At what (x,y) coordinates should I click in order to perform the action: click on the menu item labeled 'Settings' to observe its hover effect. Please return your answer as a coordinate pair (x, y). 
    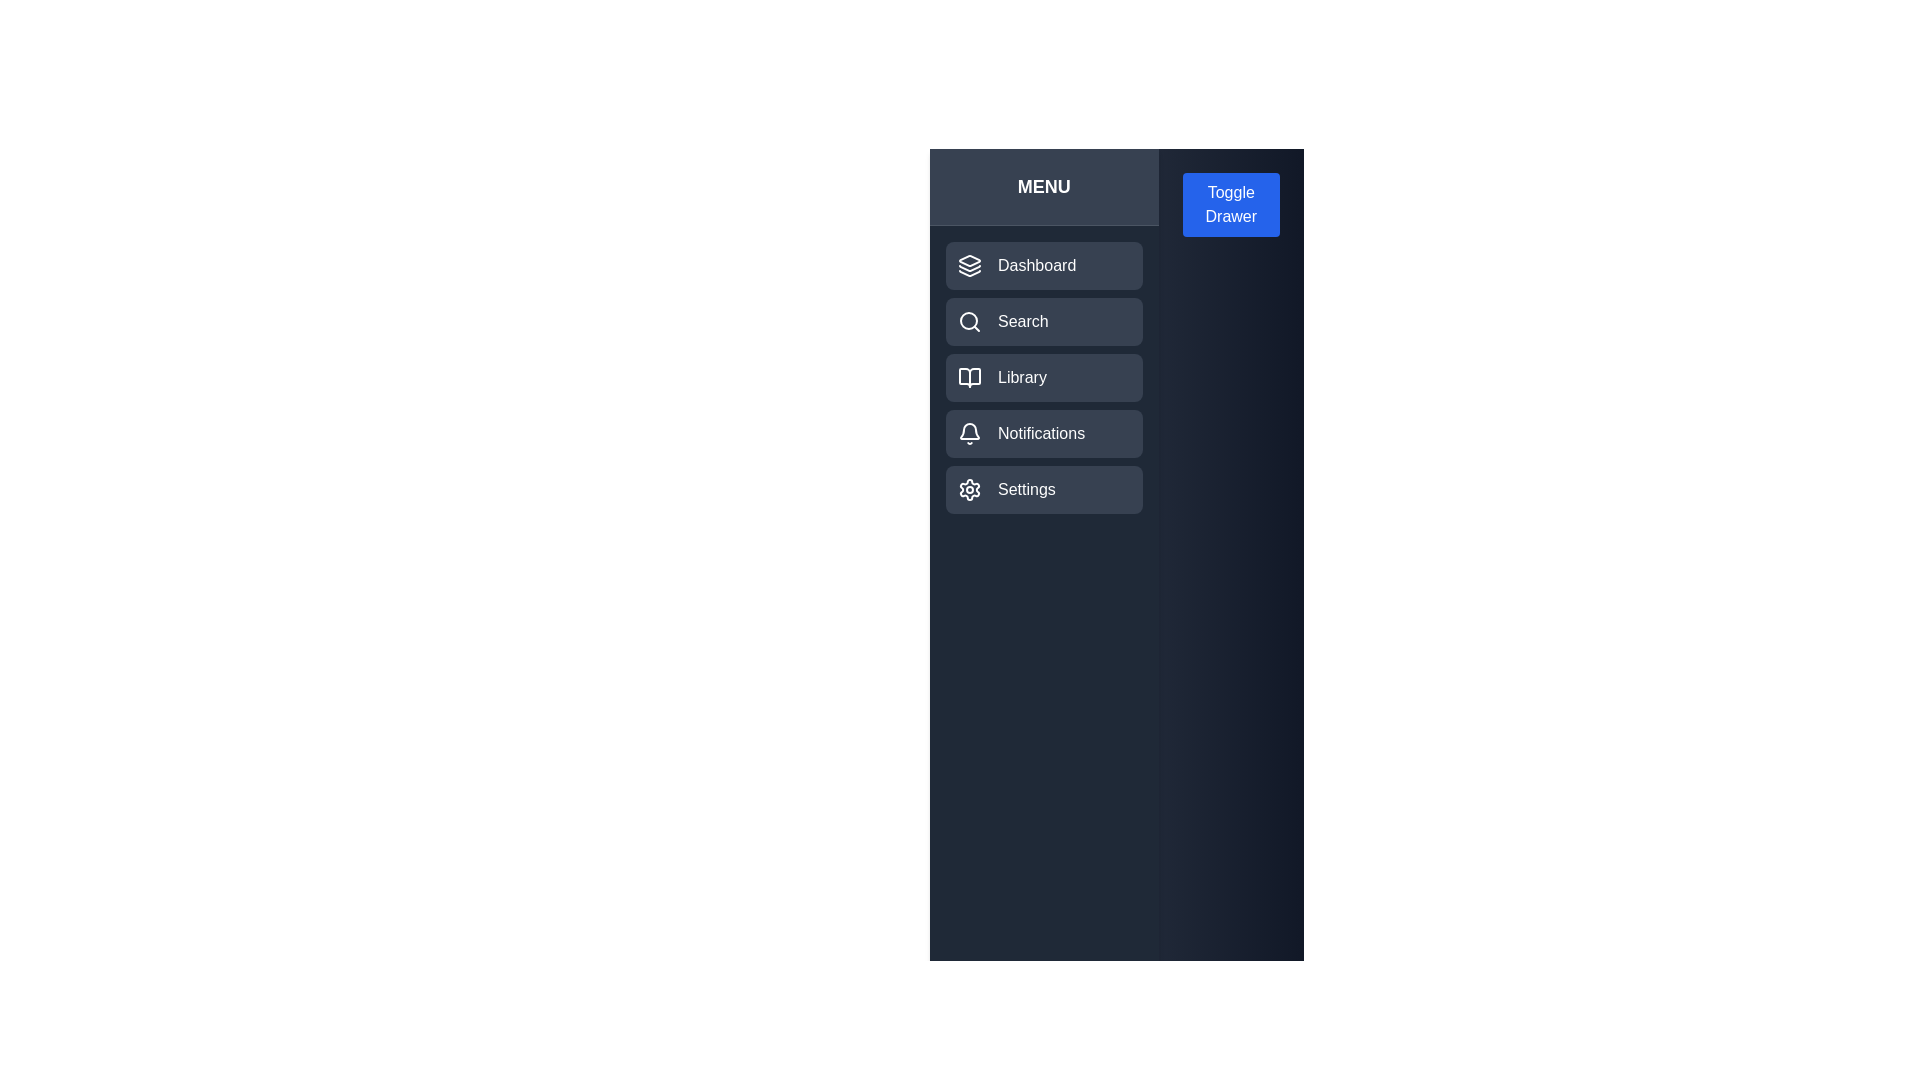
    Looking at the image, I should click on (1042, 489).